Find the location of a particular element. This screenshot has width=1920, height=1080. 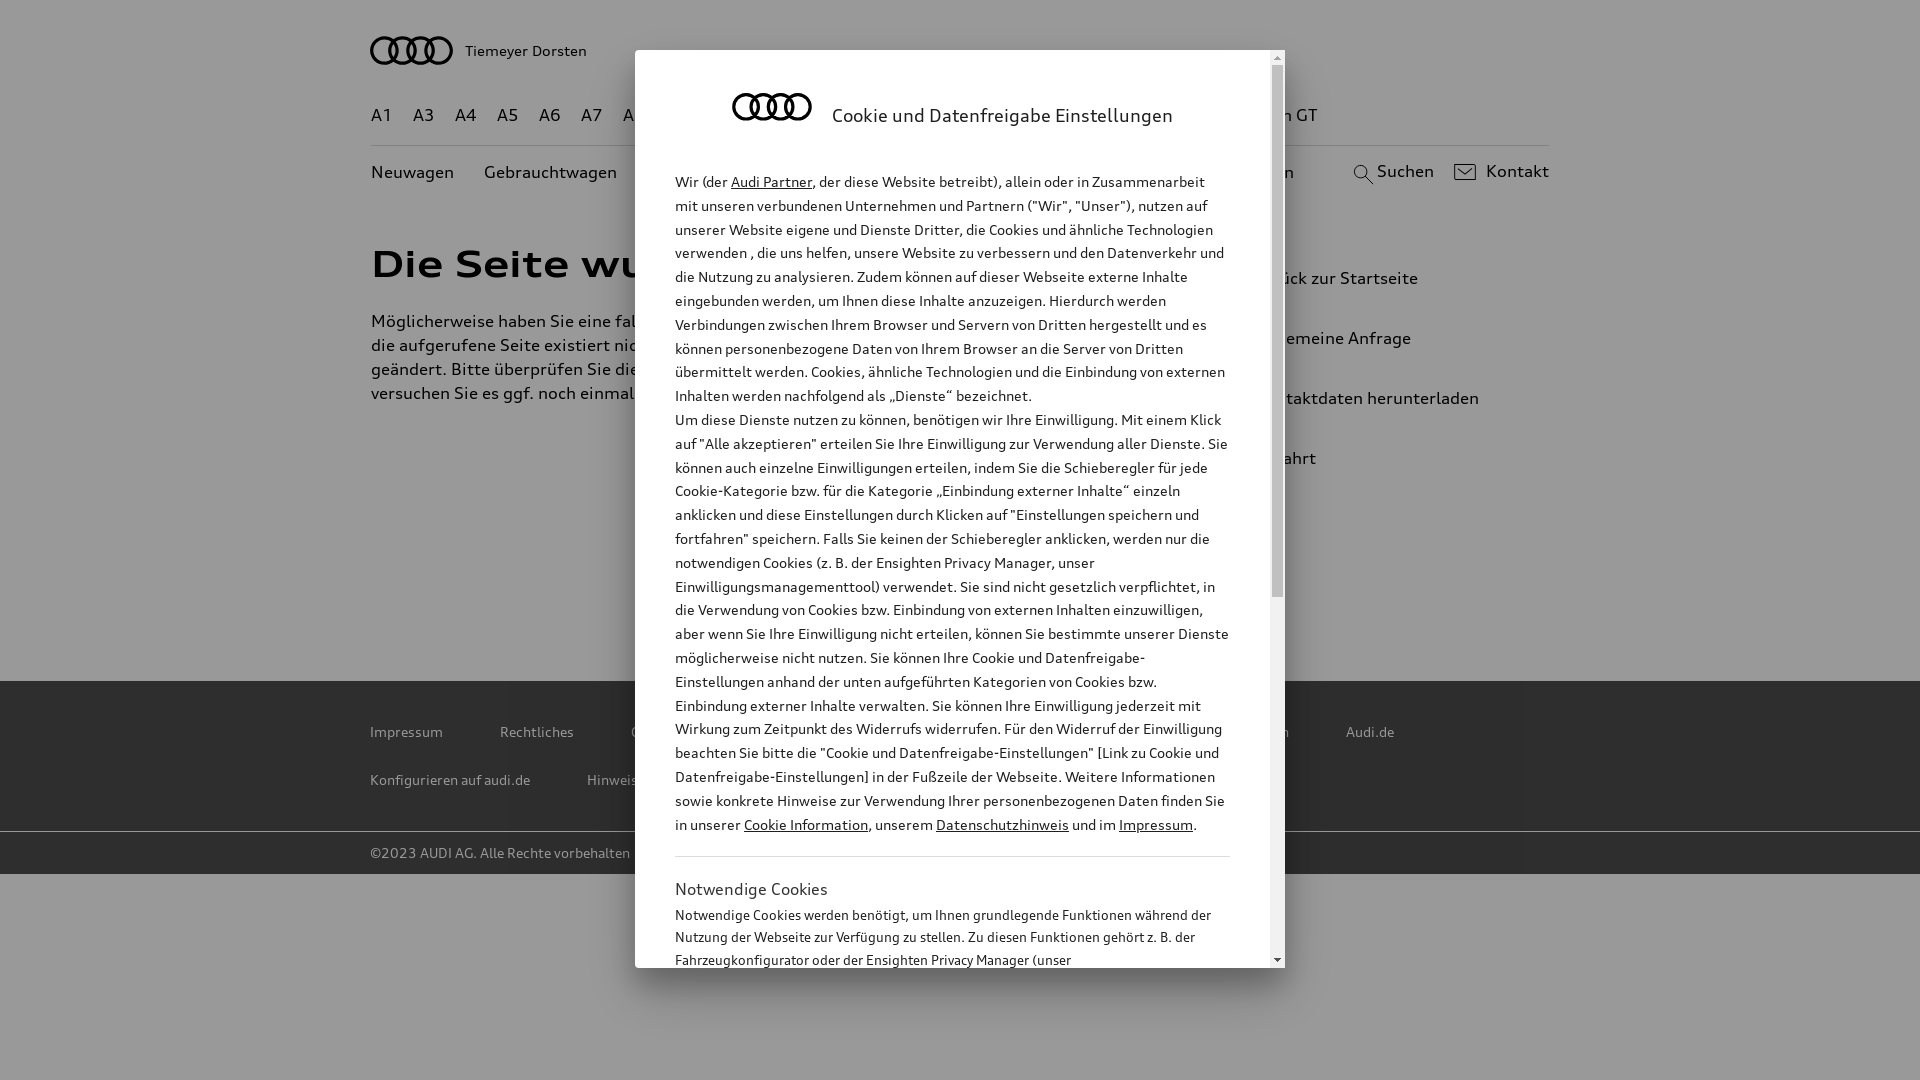

'Q8' is located at coordinates (943, 115).